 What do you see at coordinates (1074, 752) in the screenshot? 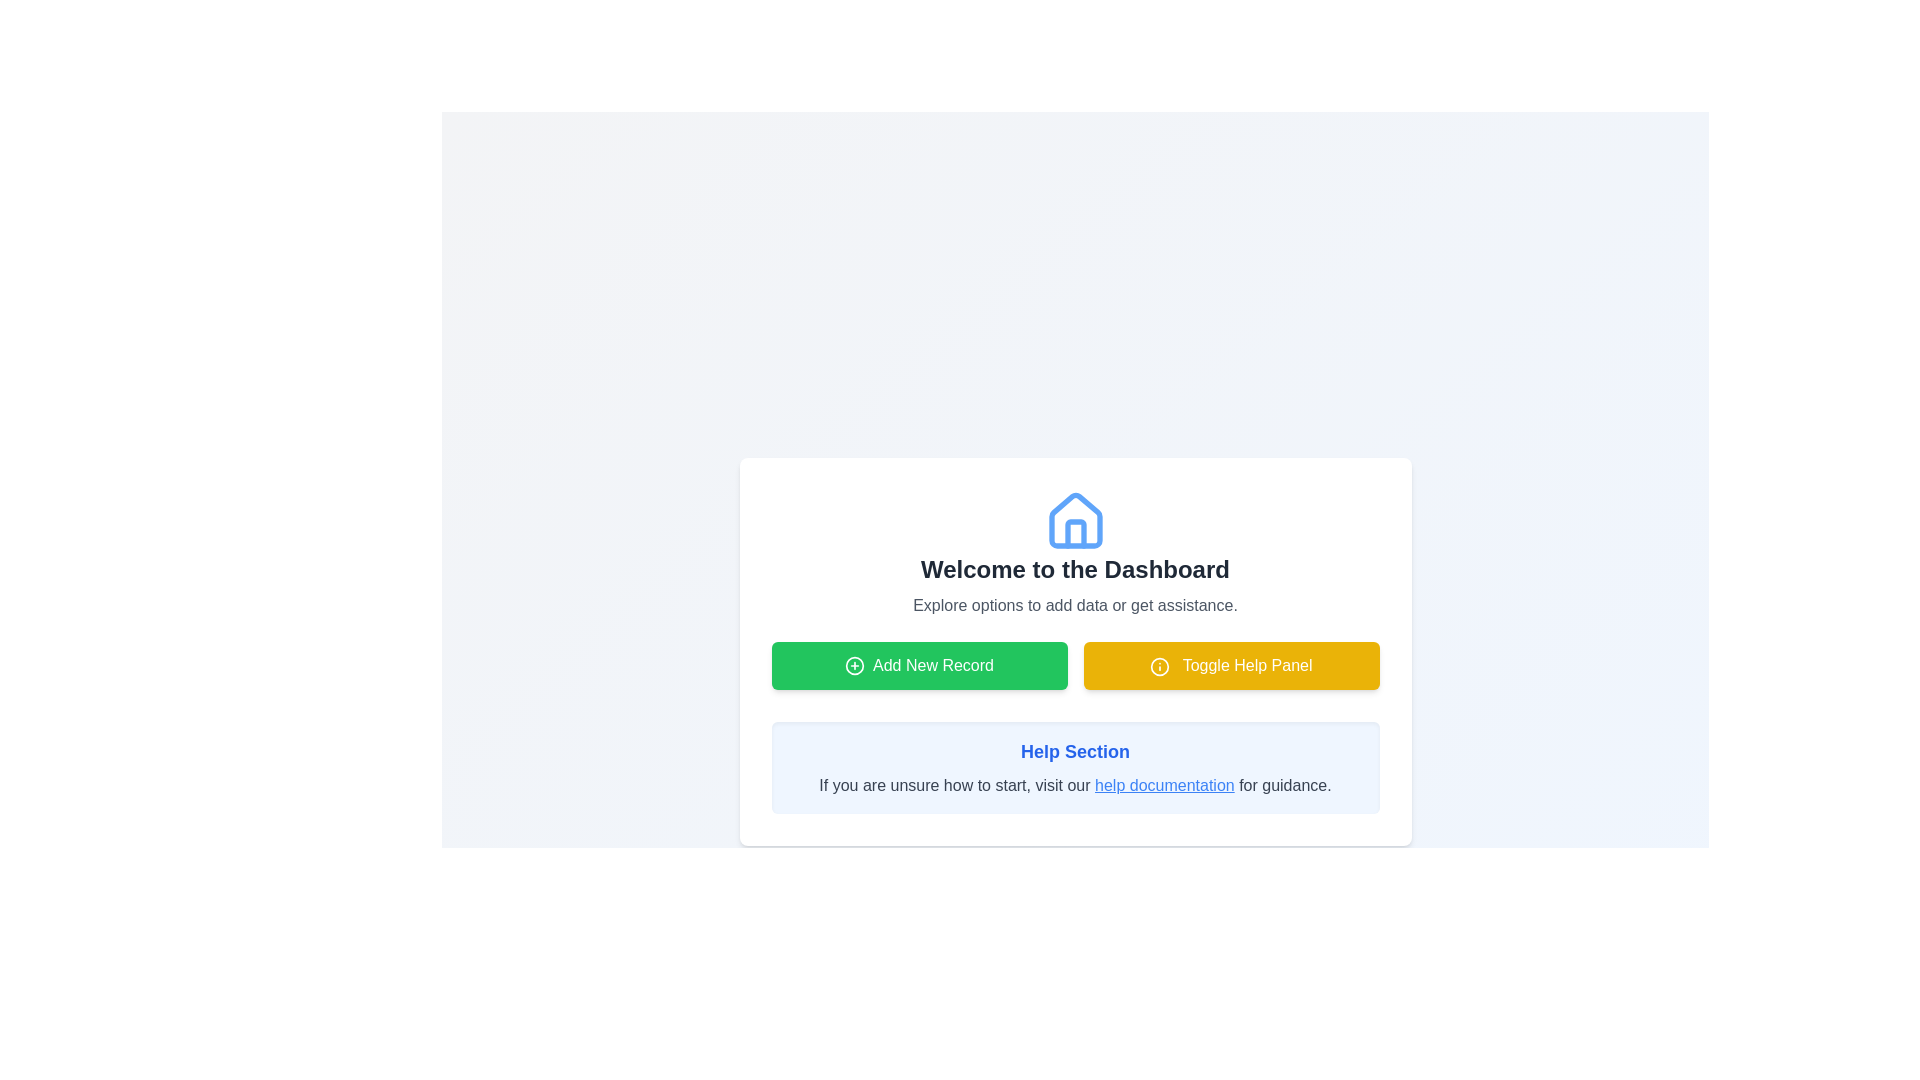
I see `text content of the bold blue 'Help Section' label located centrally within a light blue box at the bottom of the content area` at bounding box center [1074, 752].